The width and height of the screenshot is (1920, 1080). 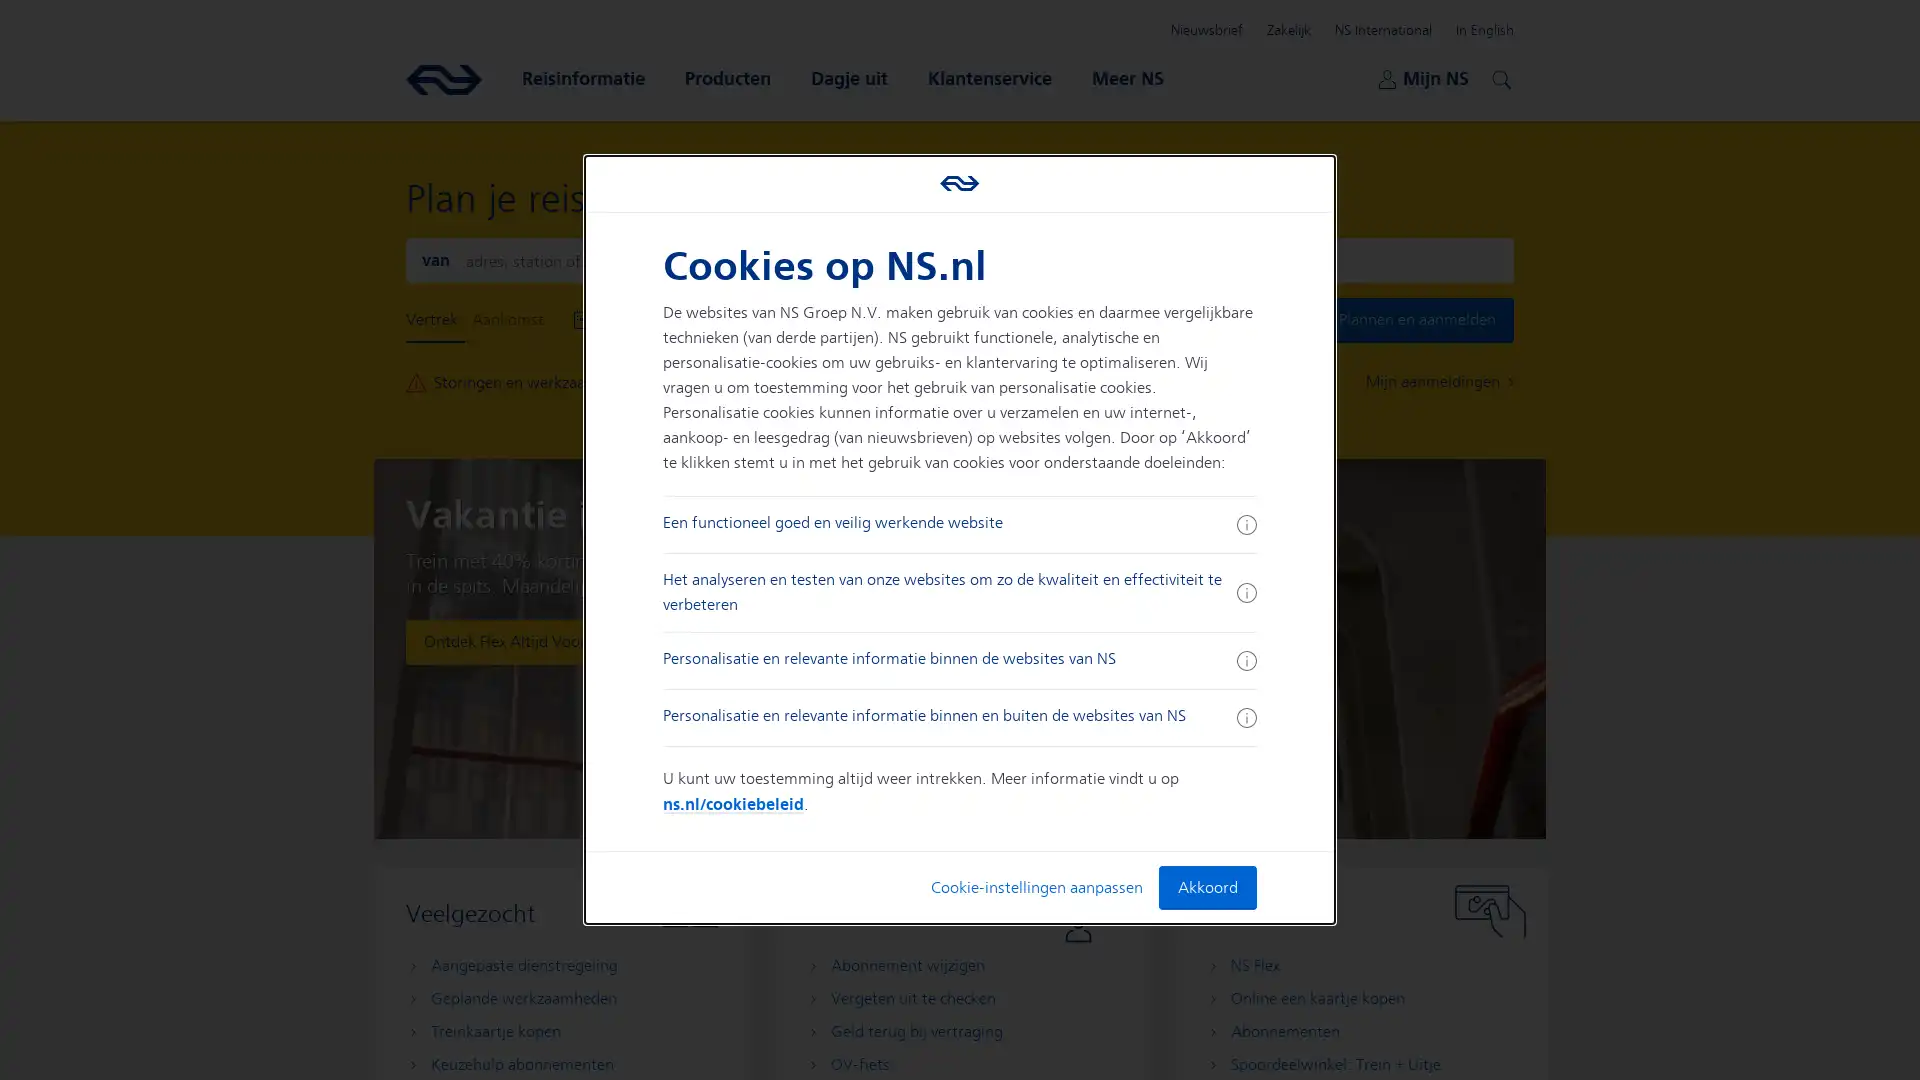 I want to click on Reisinformatie Open submenu, so click(x=582, y=77).